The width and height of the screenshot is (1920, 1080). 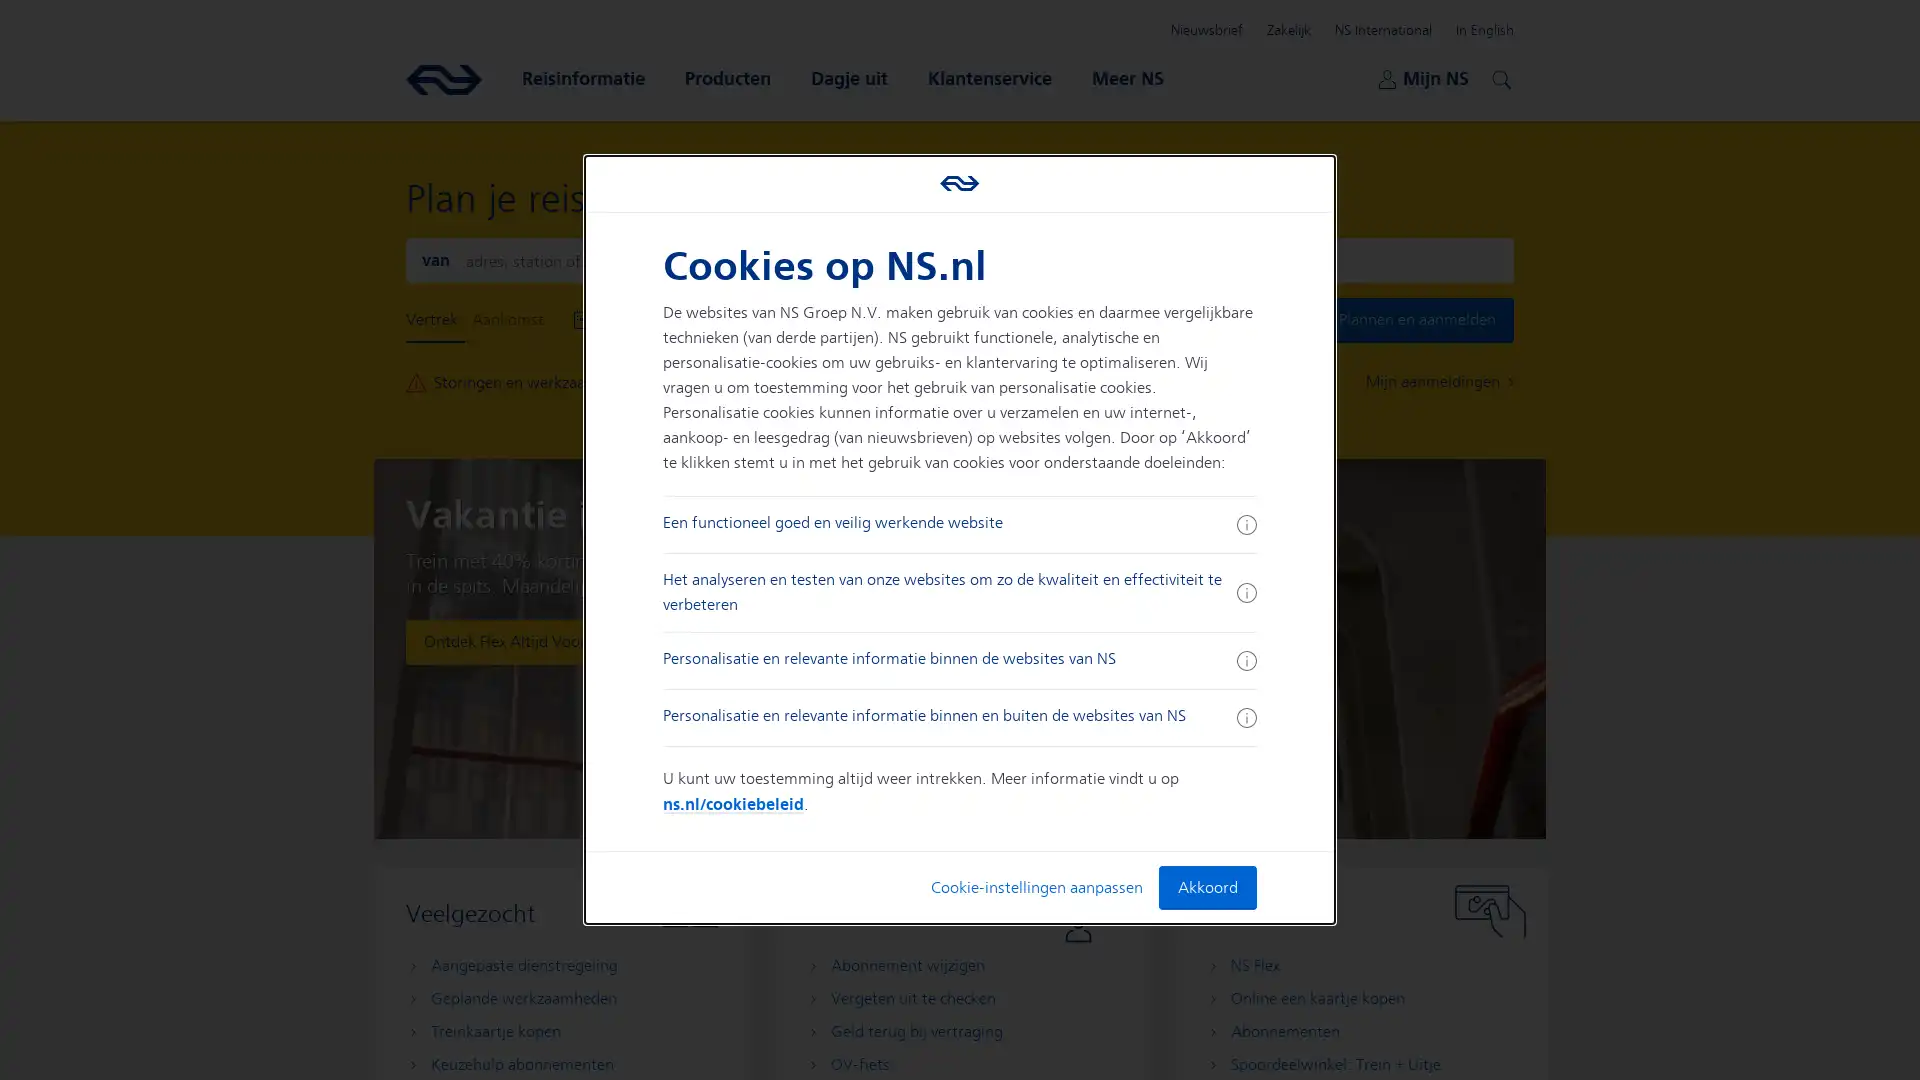 I want to click on Reisinformatie Open submenu, so click(x=582, y=77).